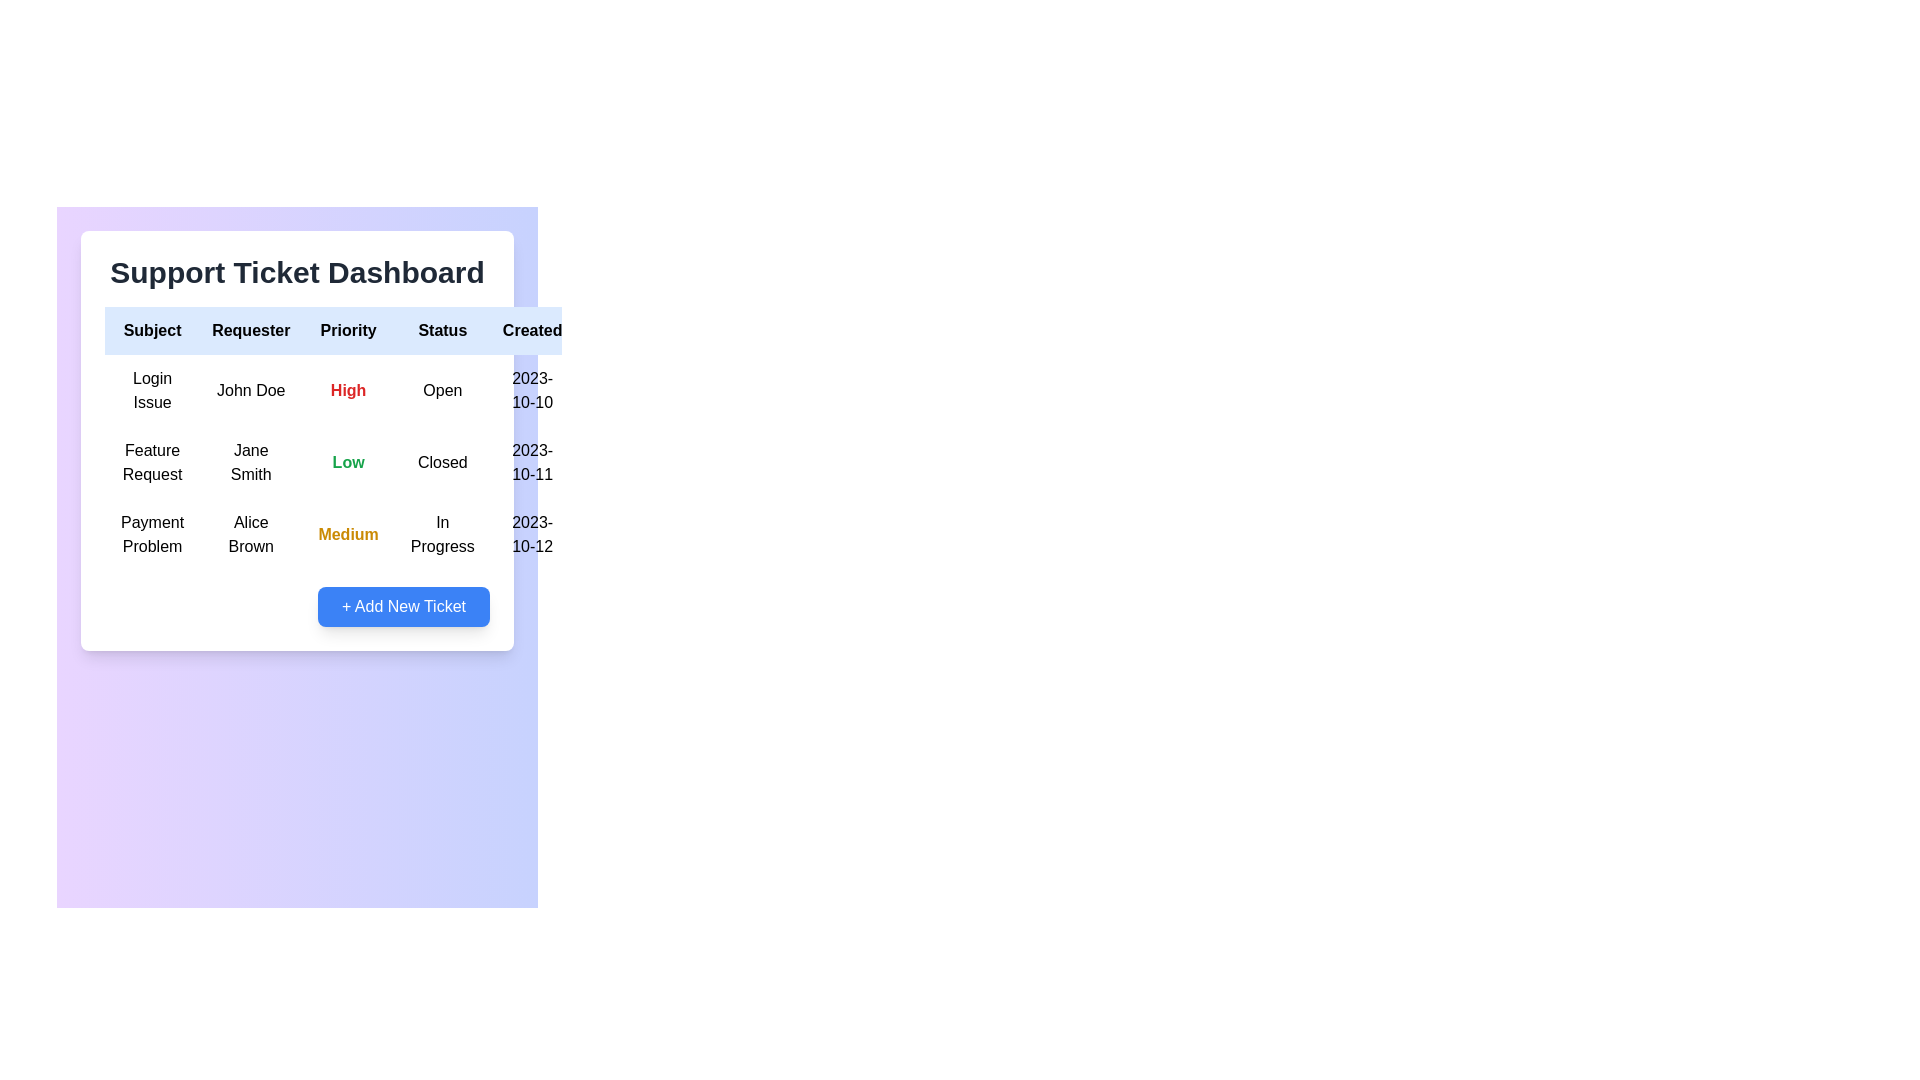 The width and height of the screenshot is (1920, 1080). I want to click on the text label displaying 'Medium' in bold yellow font, located in the third row under the 'Priority' column of the table, so click(348, 534).